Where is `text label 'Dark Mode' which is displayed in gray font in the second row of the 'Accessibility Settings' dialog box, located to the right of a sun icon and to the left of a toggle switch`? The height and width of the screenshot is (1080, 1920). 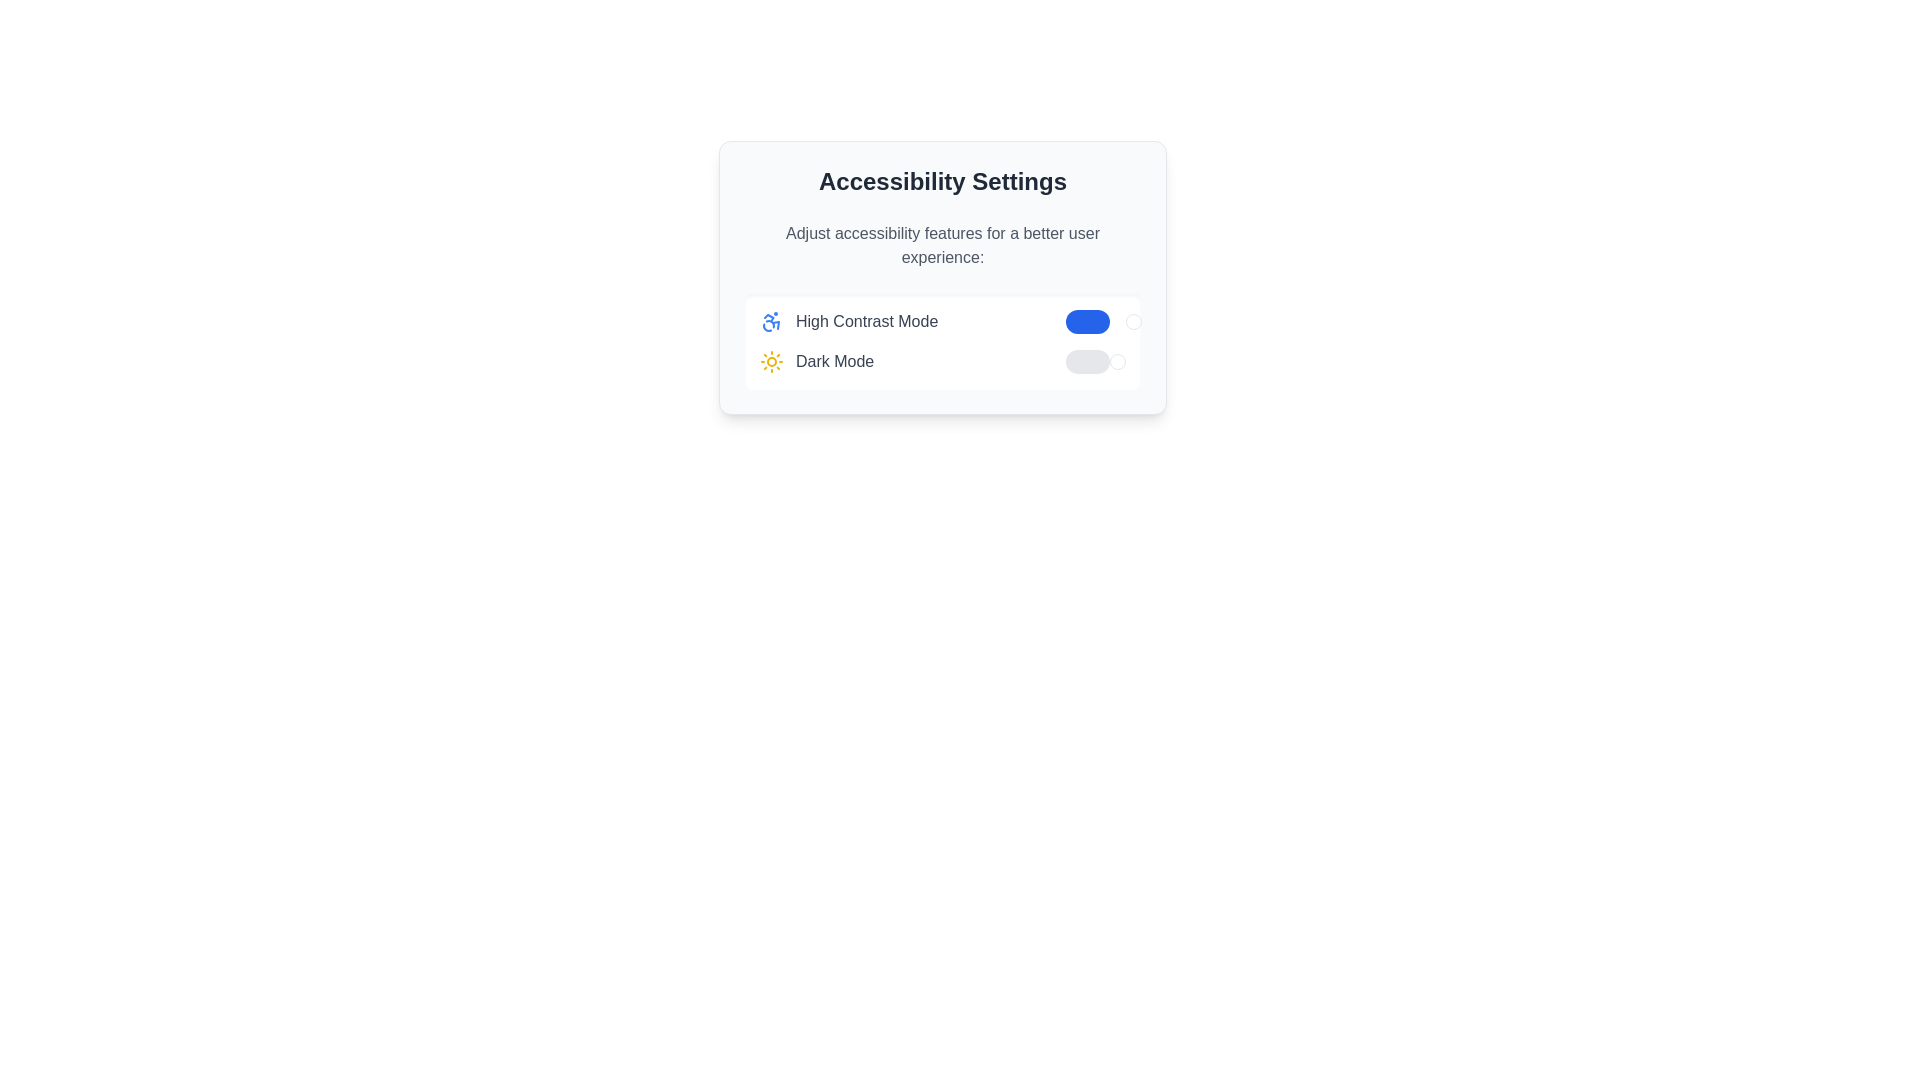
text label 'Dark Mode' which is displayed in gray font in the second row of the 'Accessibility Settings' dialog box, located to the right of a sun icon and to the left of a toggle switch is located at coordinates (835, 362).